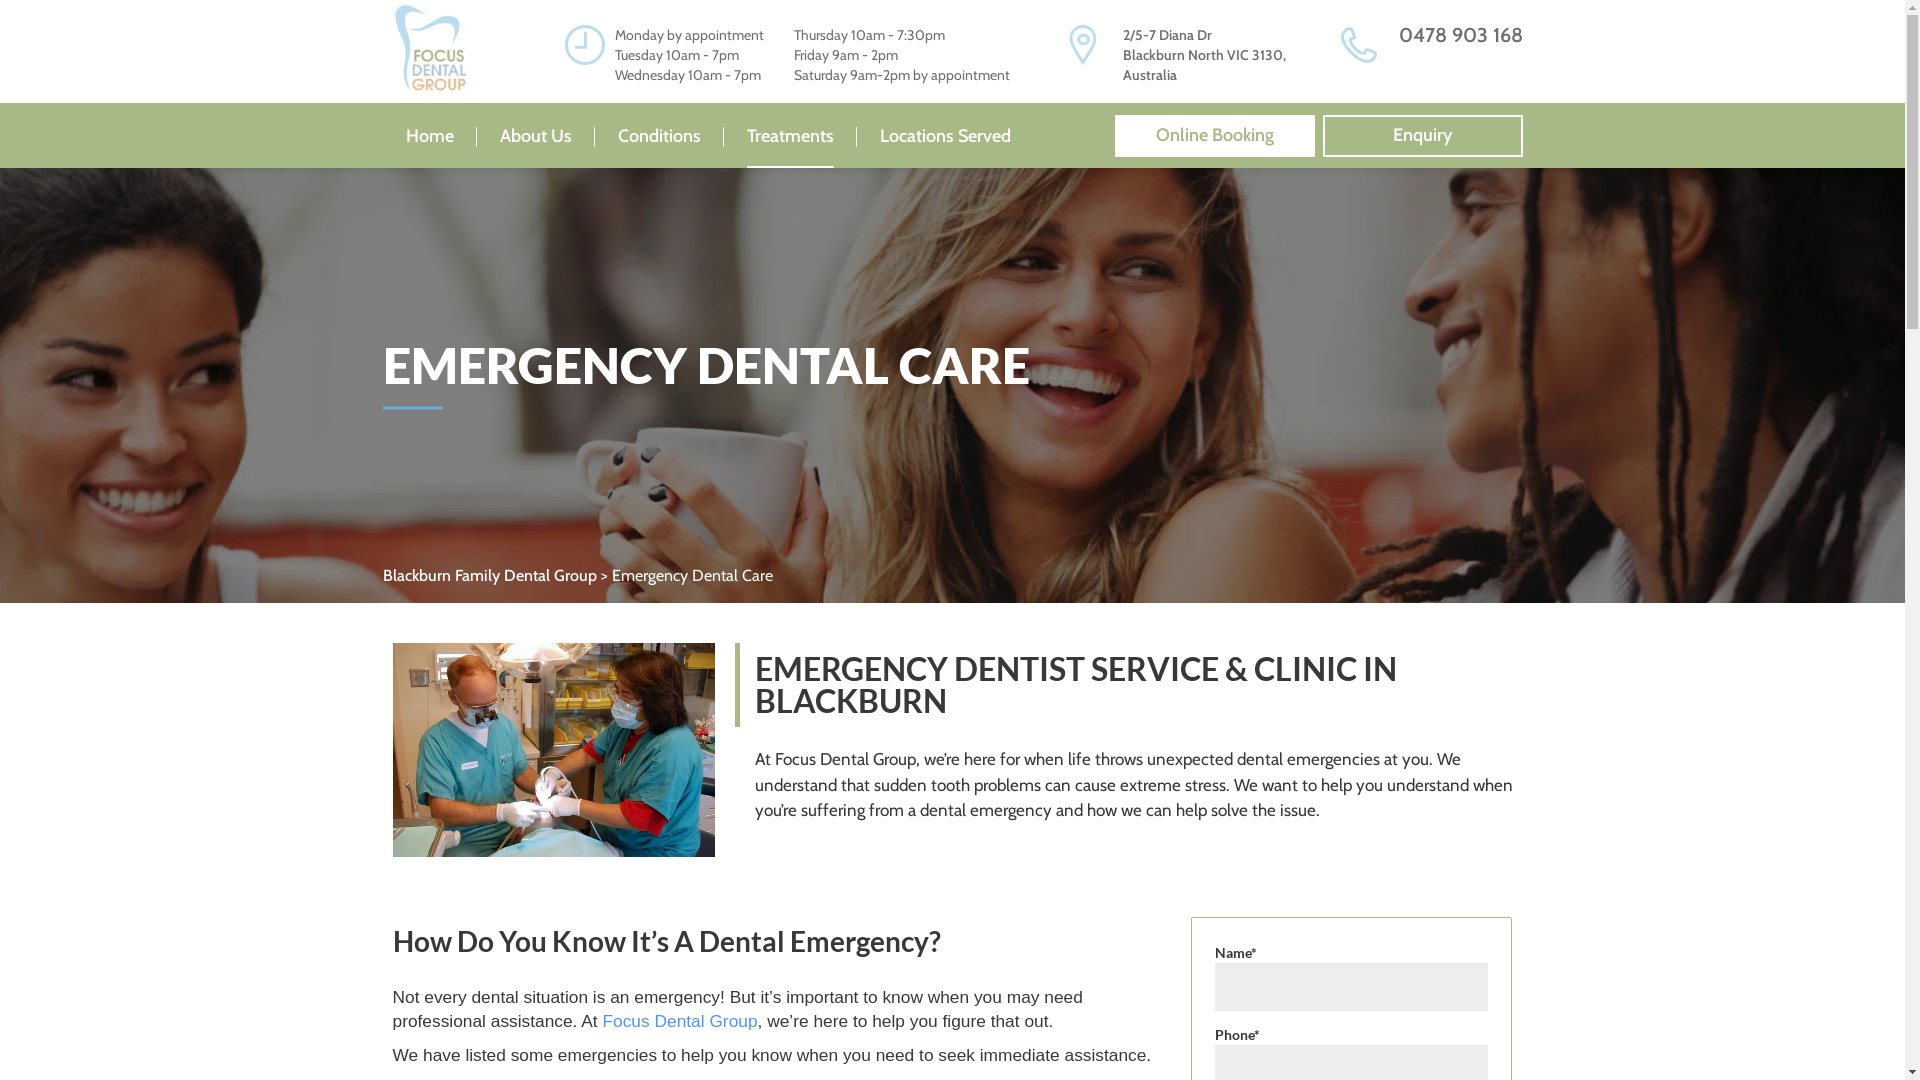  Describe the element at coordinates (1213, 135) in the screenshot. I see `'Online Booking'` at that location.